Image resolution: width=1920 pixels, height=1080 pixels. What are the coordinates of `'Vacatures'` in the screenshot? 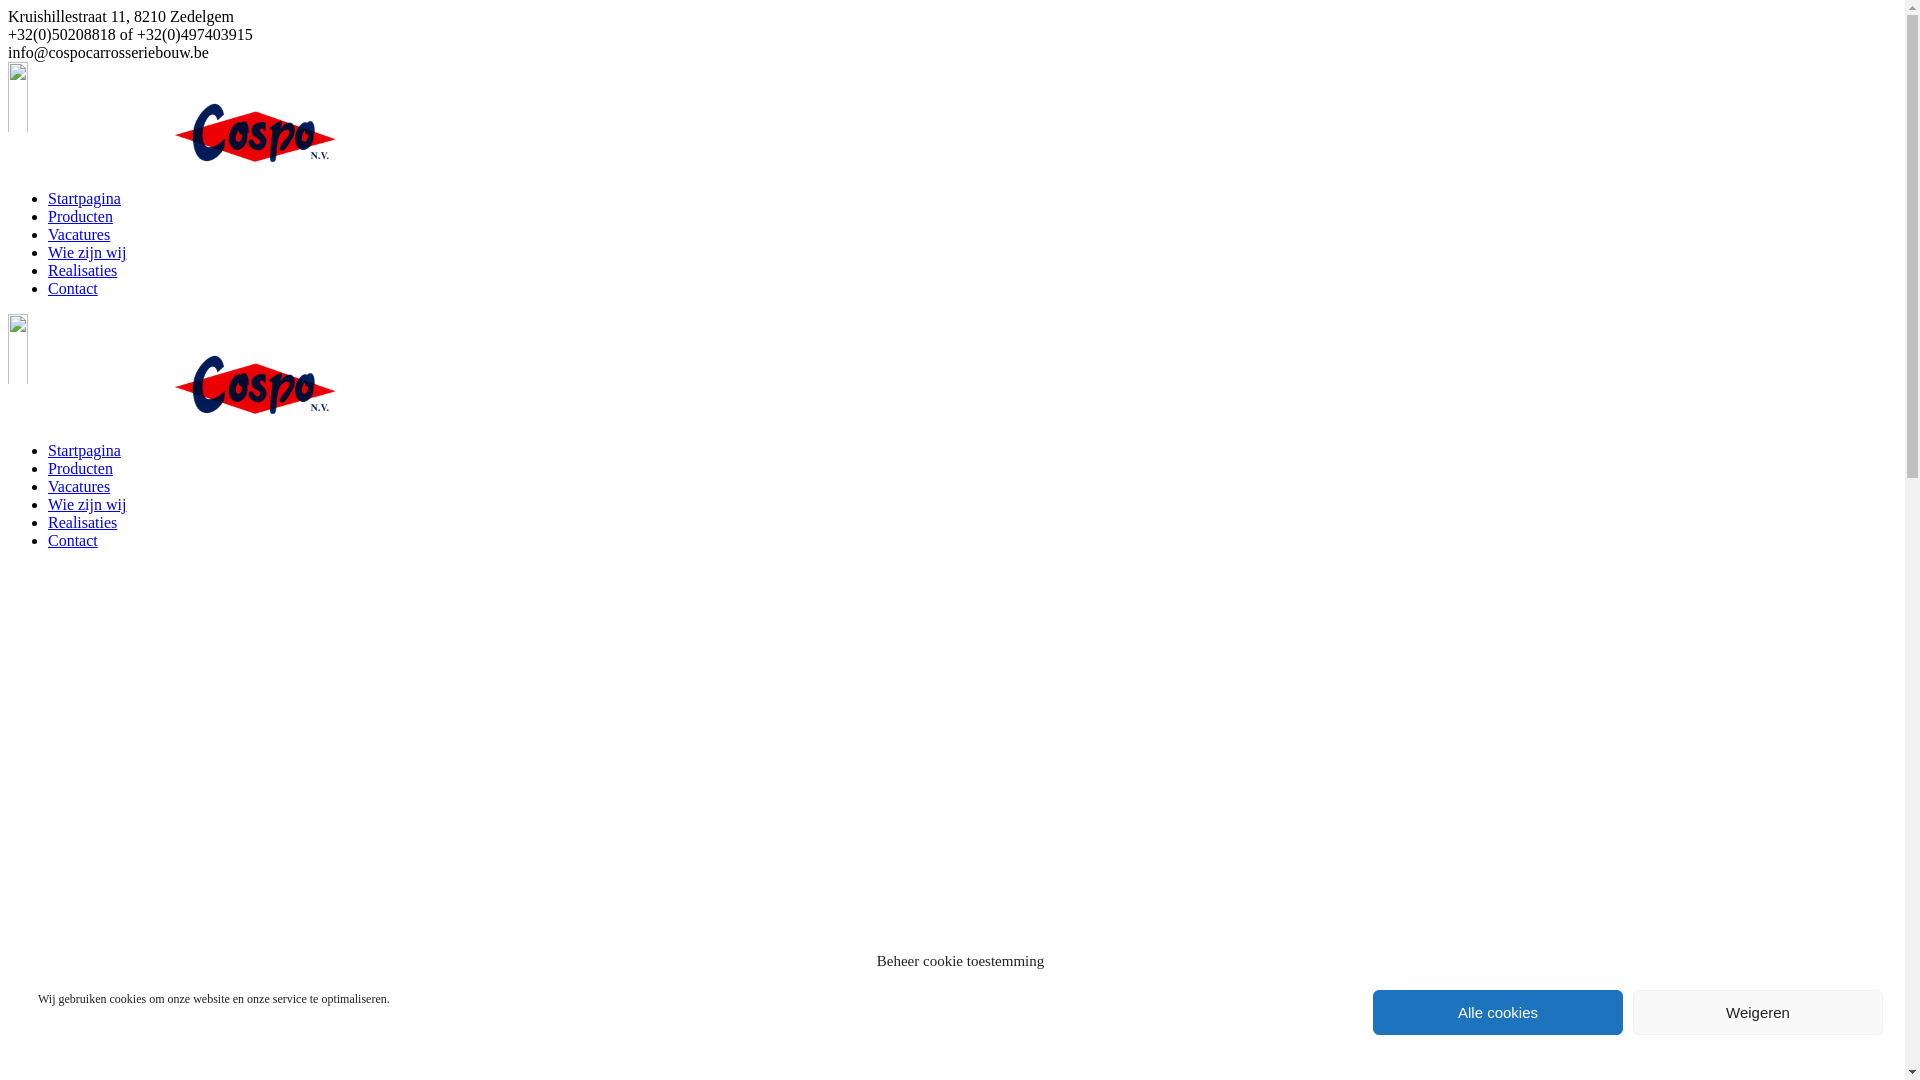 It's located at (78, 486).